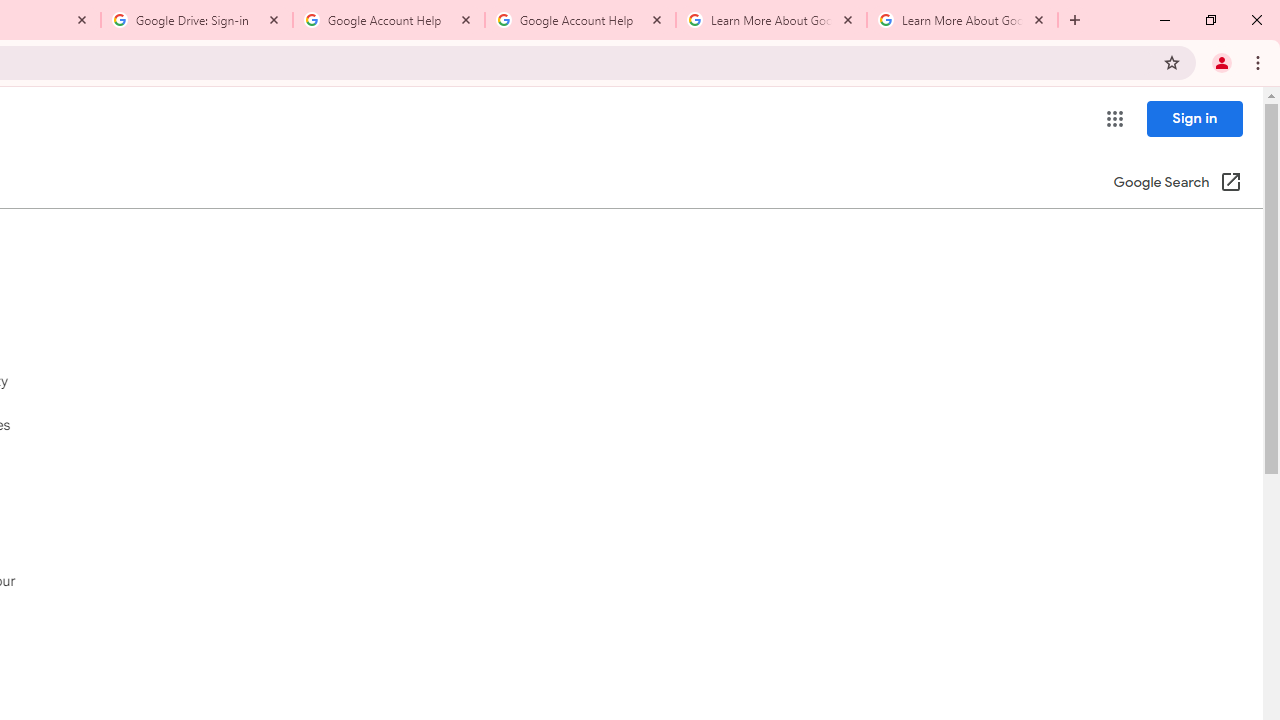 Image resolution: width=1280 pixels, height=720 pixels. What do you see at coordinates (197, 20) in the screenshot?
I see `'Google Drive: Sign-in'` at bounding box center [197, 20].